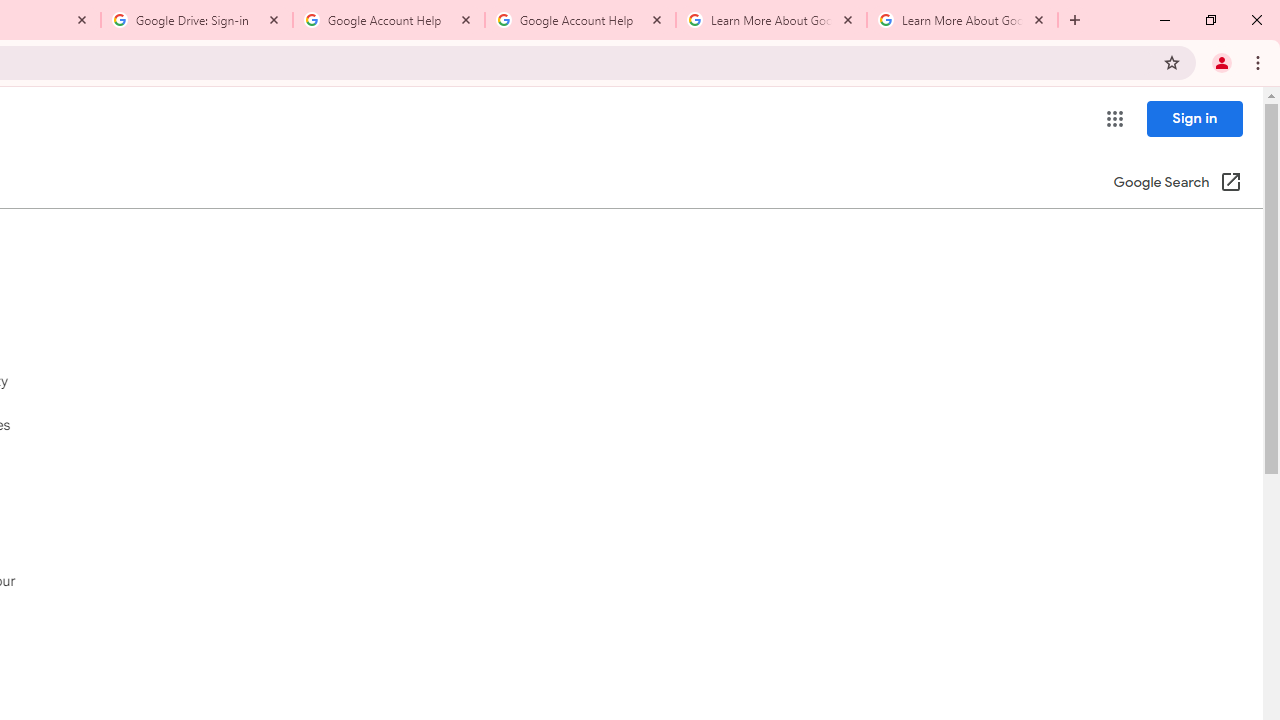 Image resolution: width=1280 pixels, height=720 pixels. What do you see at coordinates (197, 20) in the screenshot?
I see `'Google Drive: Sign-in'` at bounding box center [197, 20].